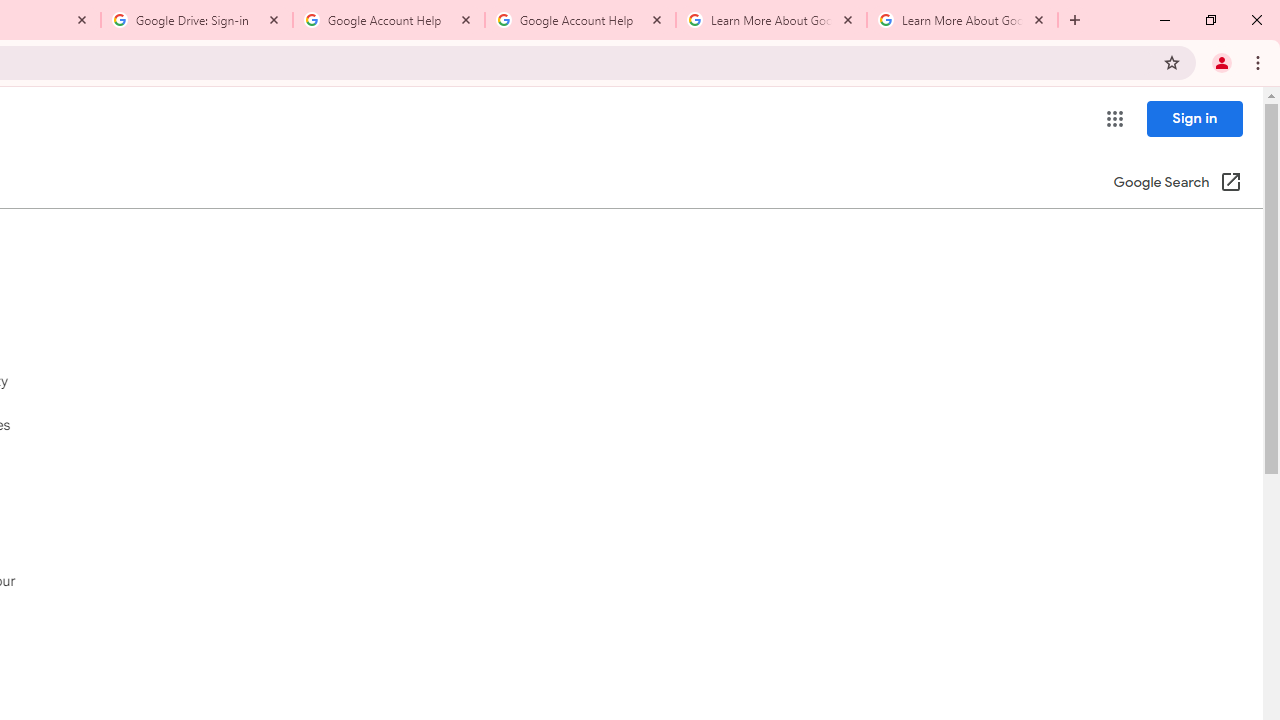 Image resolution: width=1280 pixels, height=720 pixels. What do you see at coordinates (197, 20) in the screenshot?
I see `'Google Drive: Sign-in'` at bounding box center [197, 20].